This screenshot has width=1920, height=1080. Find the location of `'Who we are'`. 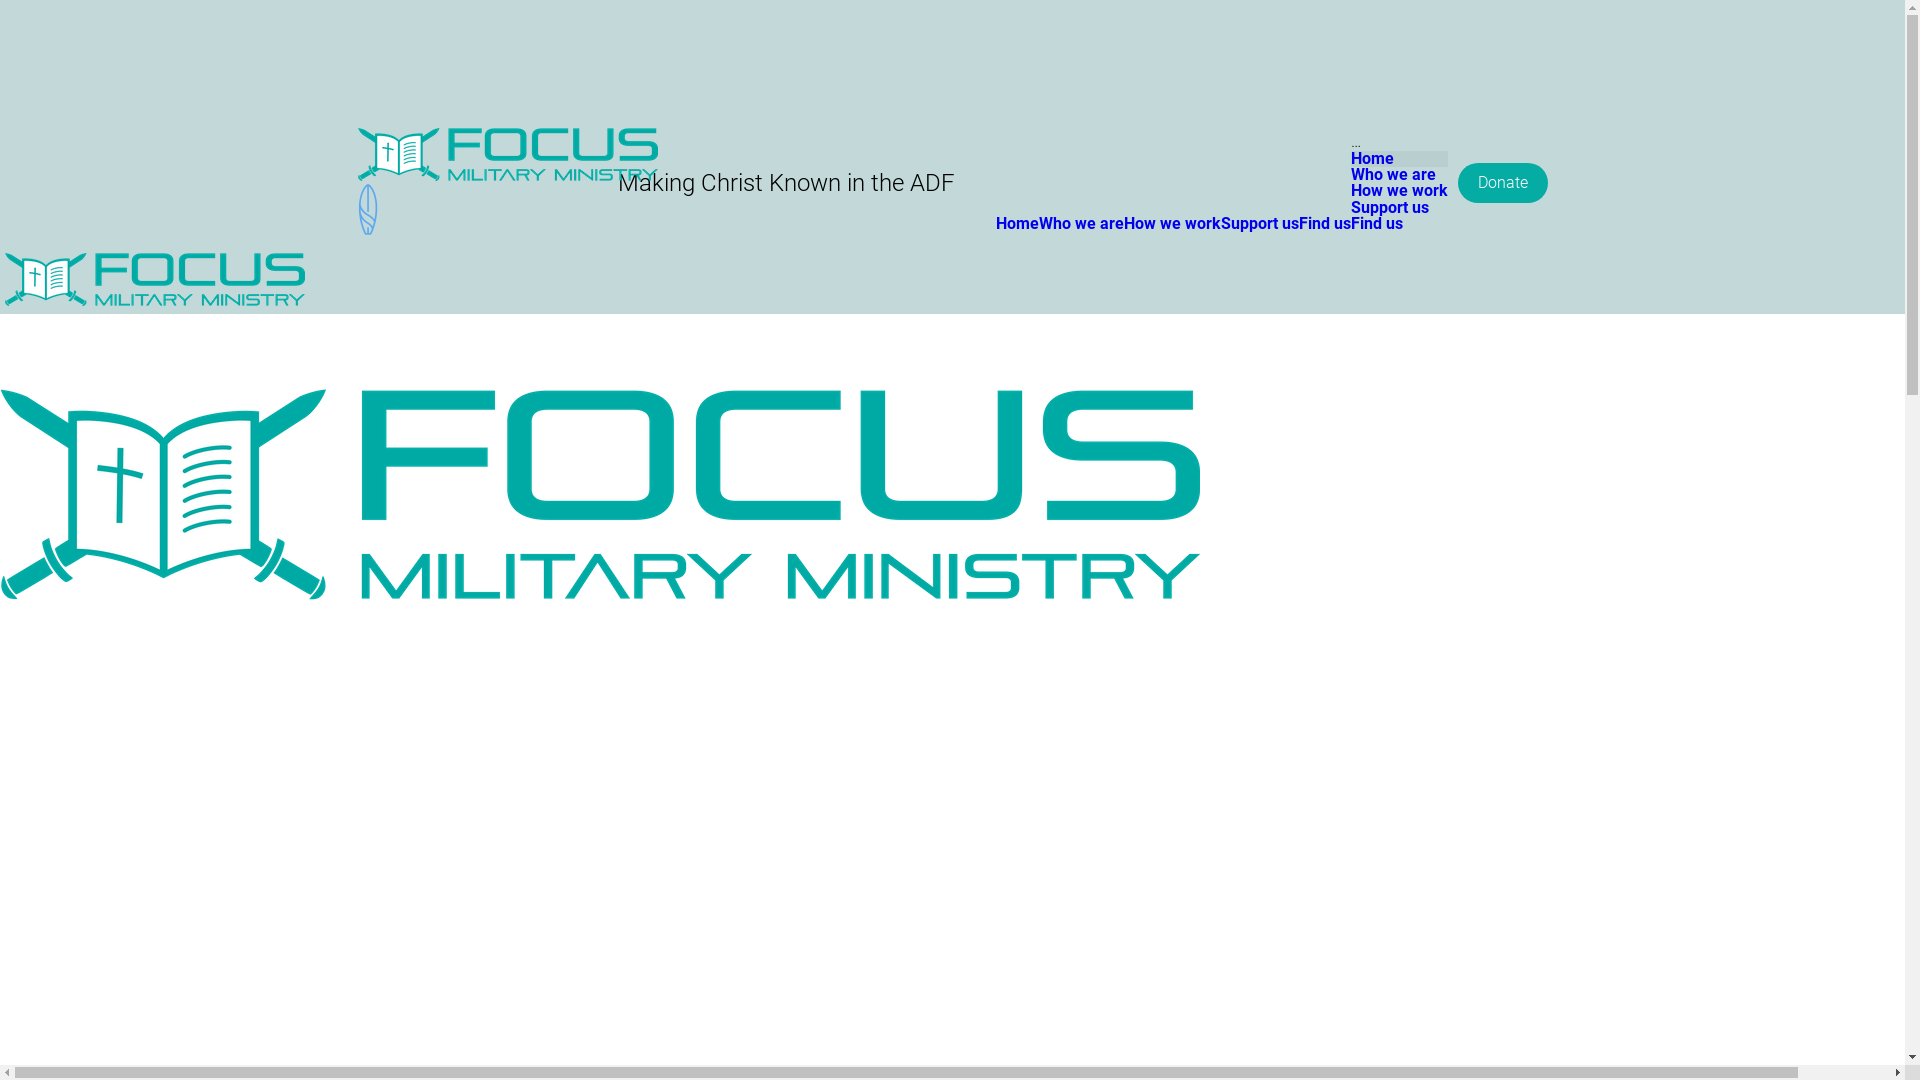

'Who we are' is located at coordinates (1079, 223).